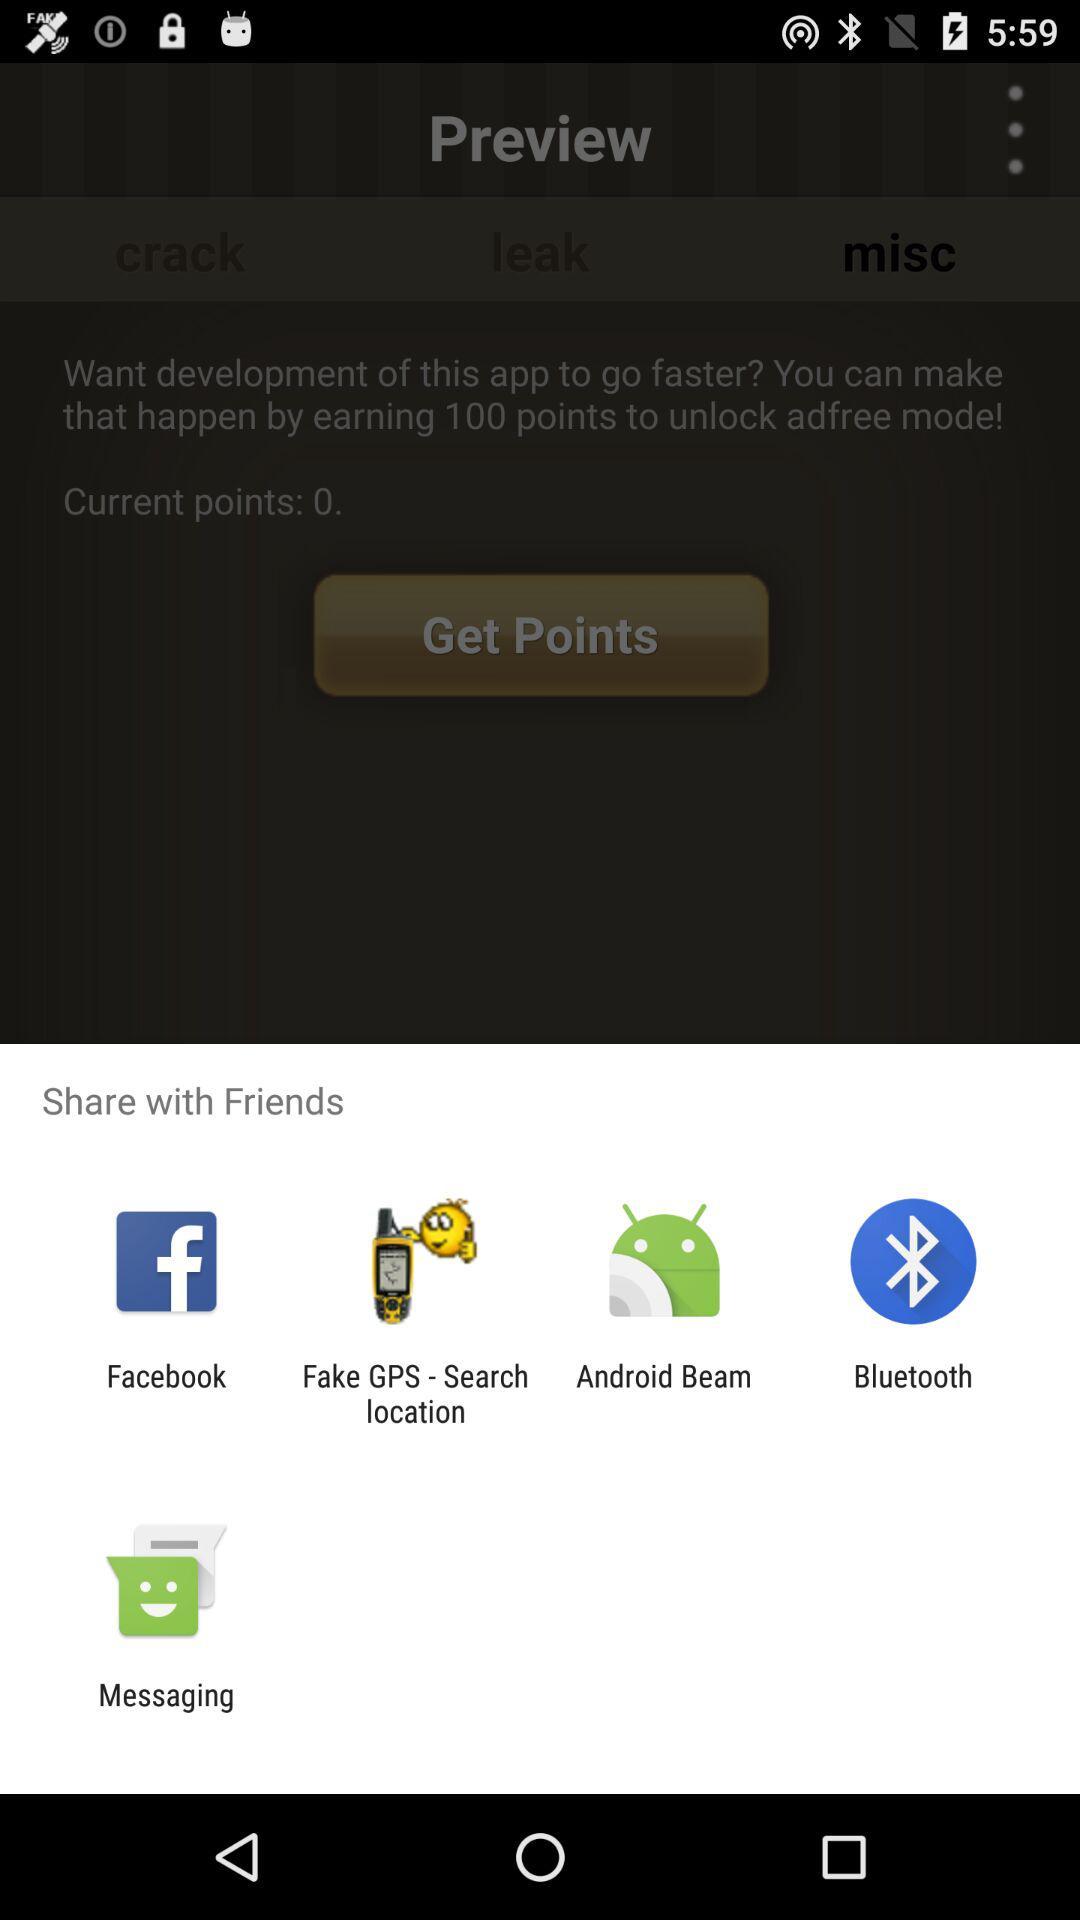 The height and width of the screenshot is (1920, 1080). Describe the element at coordinates (664, 1392) in the screenshot. I see `the icon next to fake gps search` at that location.